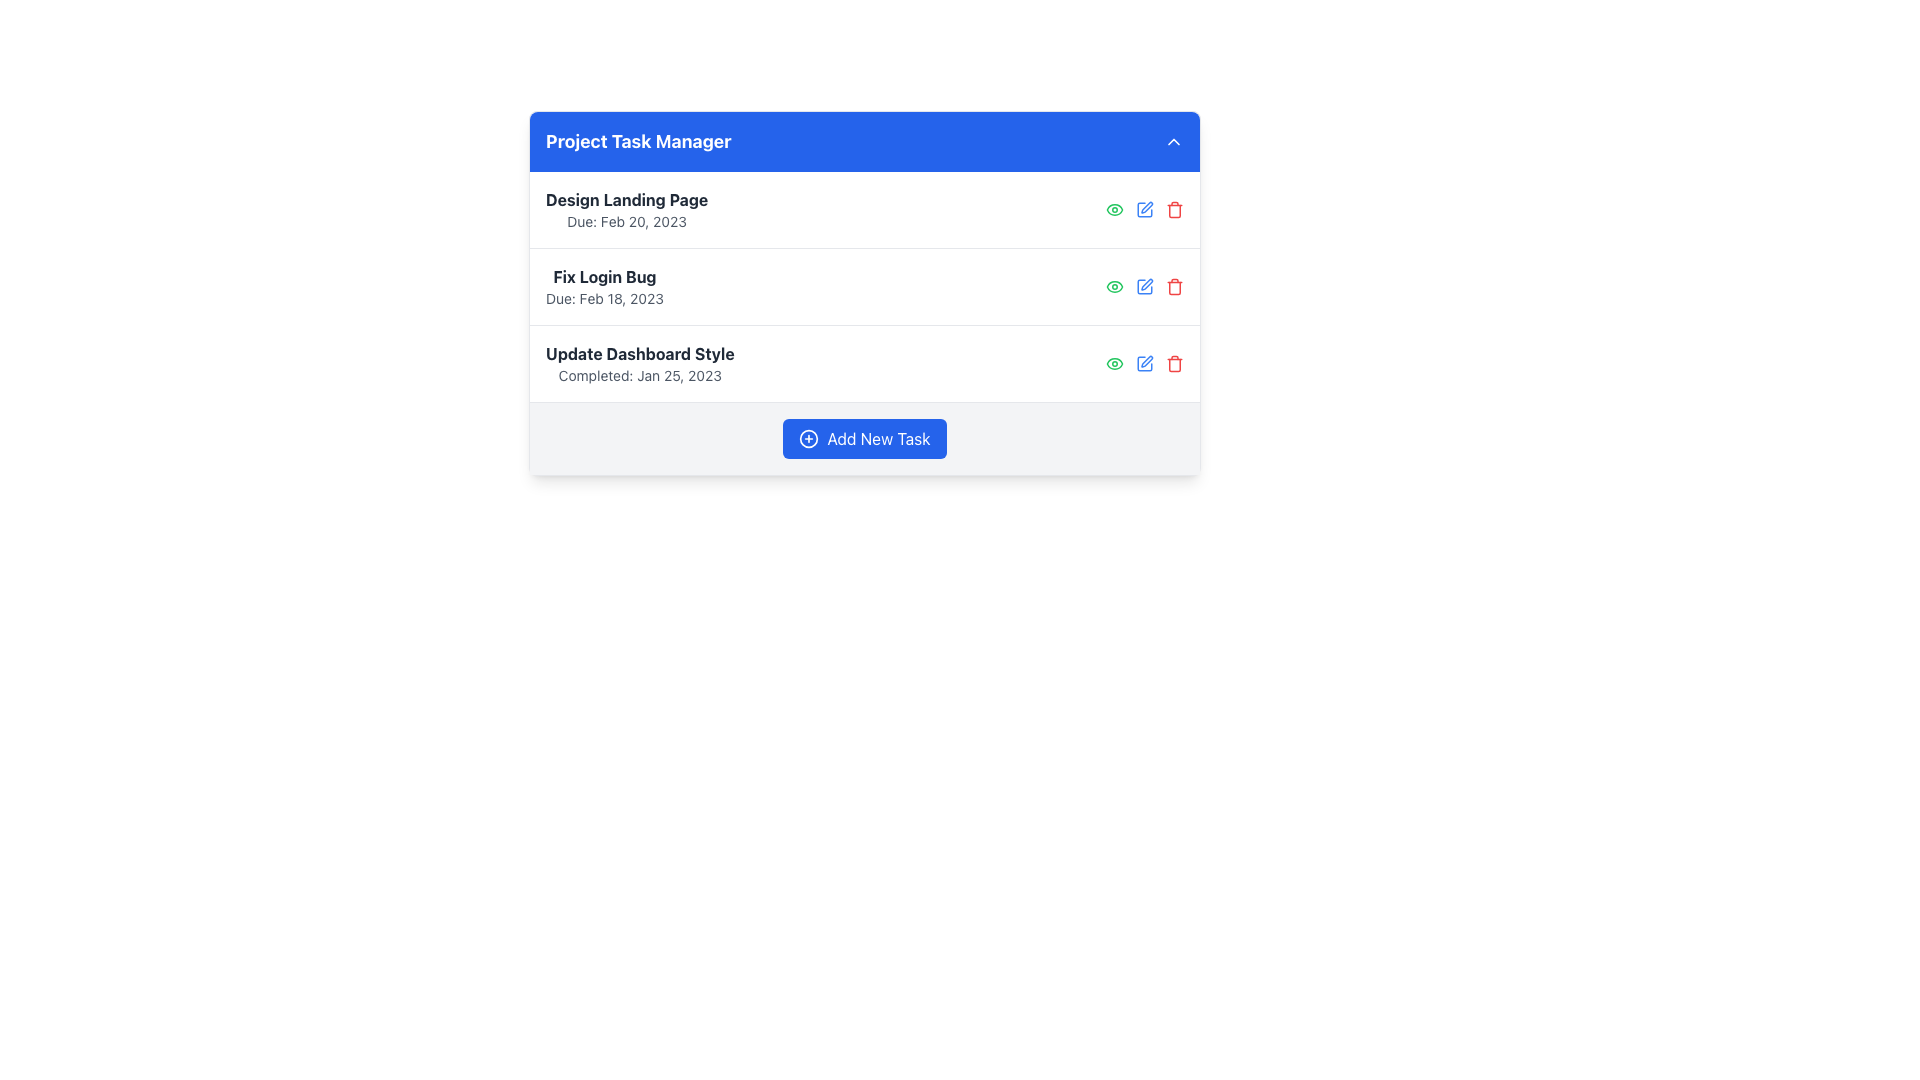  Describe the element at coordinates (1145, 209) in the screenshot. I see `the second button in the group of three interactive buttons on the right side of the row labeled 'Design Landing Page Due: Feb 20, 2023'` at that location.